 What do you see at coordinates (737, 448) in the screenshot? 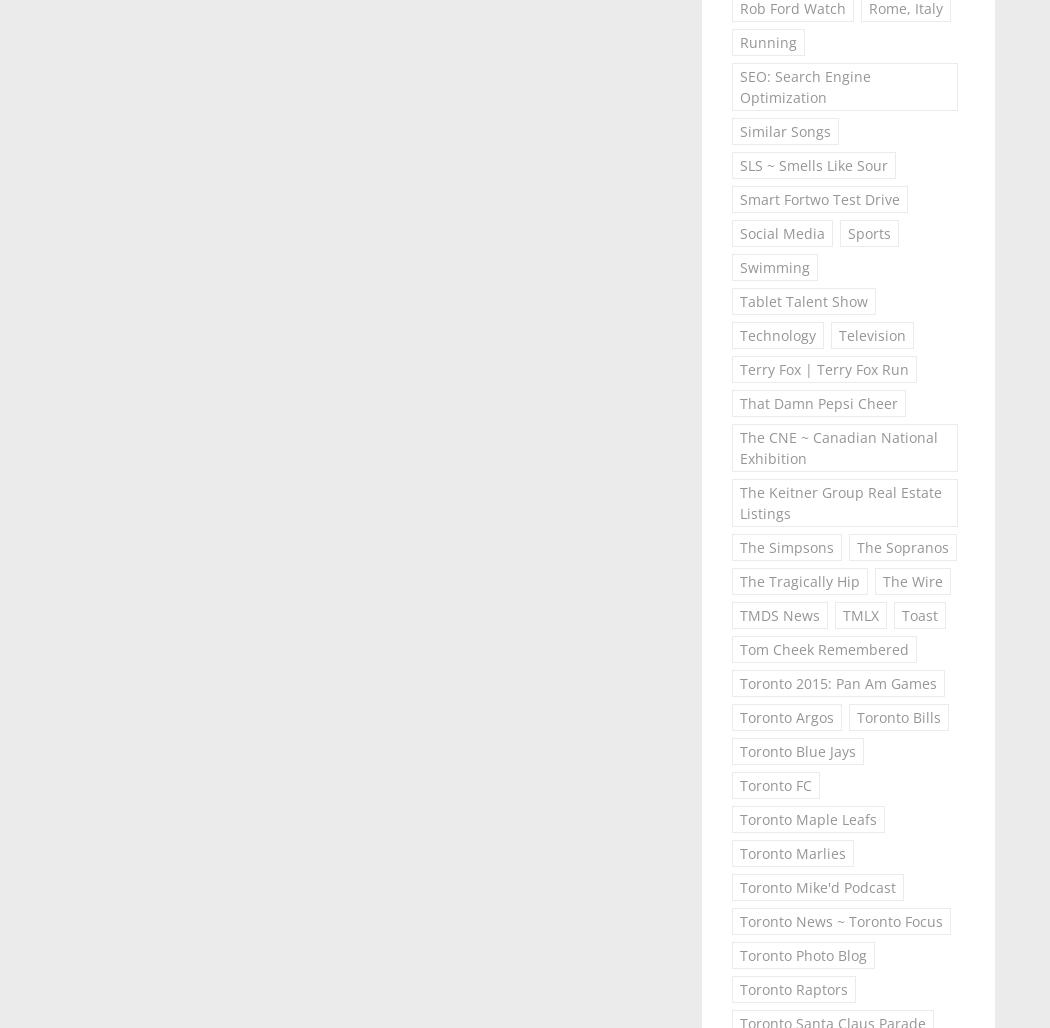
I see `'The CNE ~ Canadian National Exhibition'` at bounding box center [737, 448].